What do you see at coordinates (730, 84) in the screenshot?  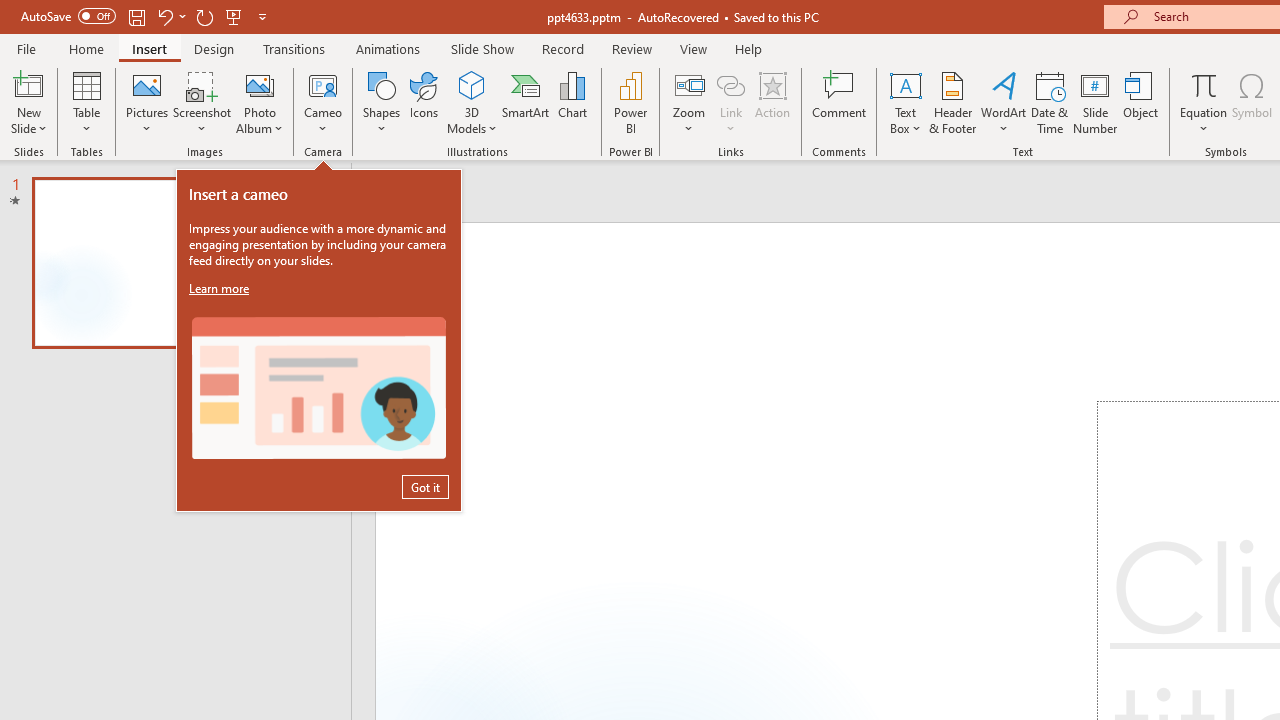 I see `'Link'` at bounding box center [730, 84].